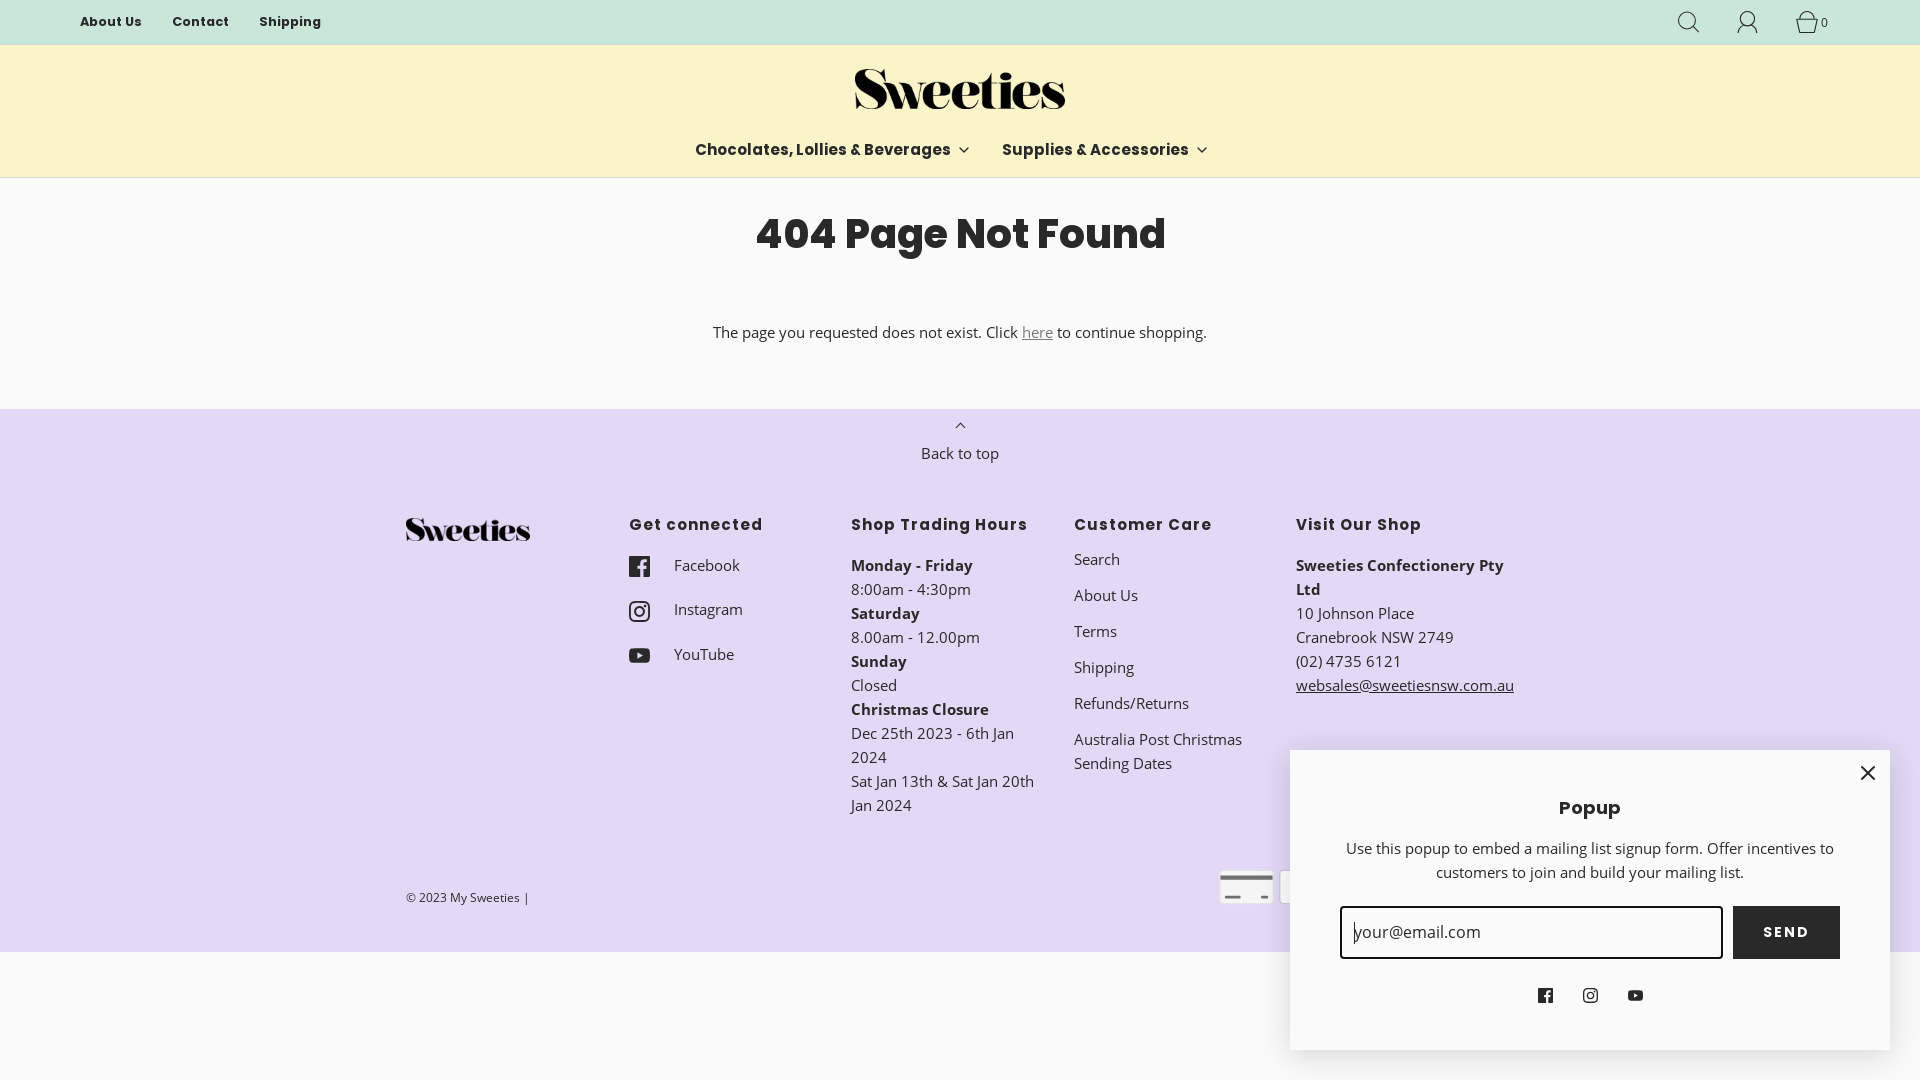 The width and height of the screenshot is (1920, 1080). Describe the element at coordinates (1169, 751) in the screenshot. I see `'Australia Post Christmas Sending Dates'` at that location.